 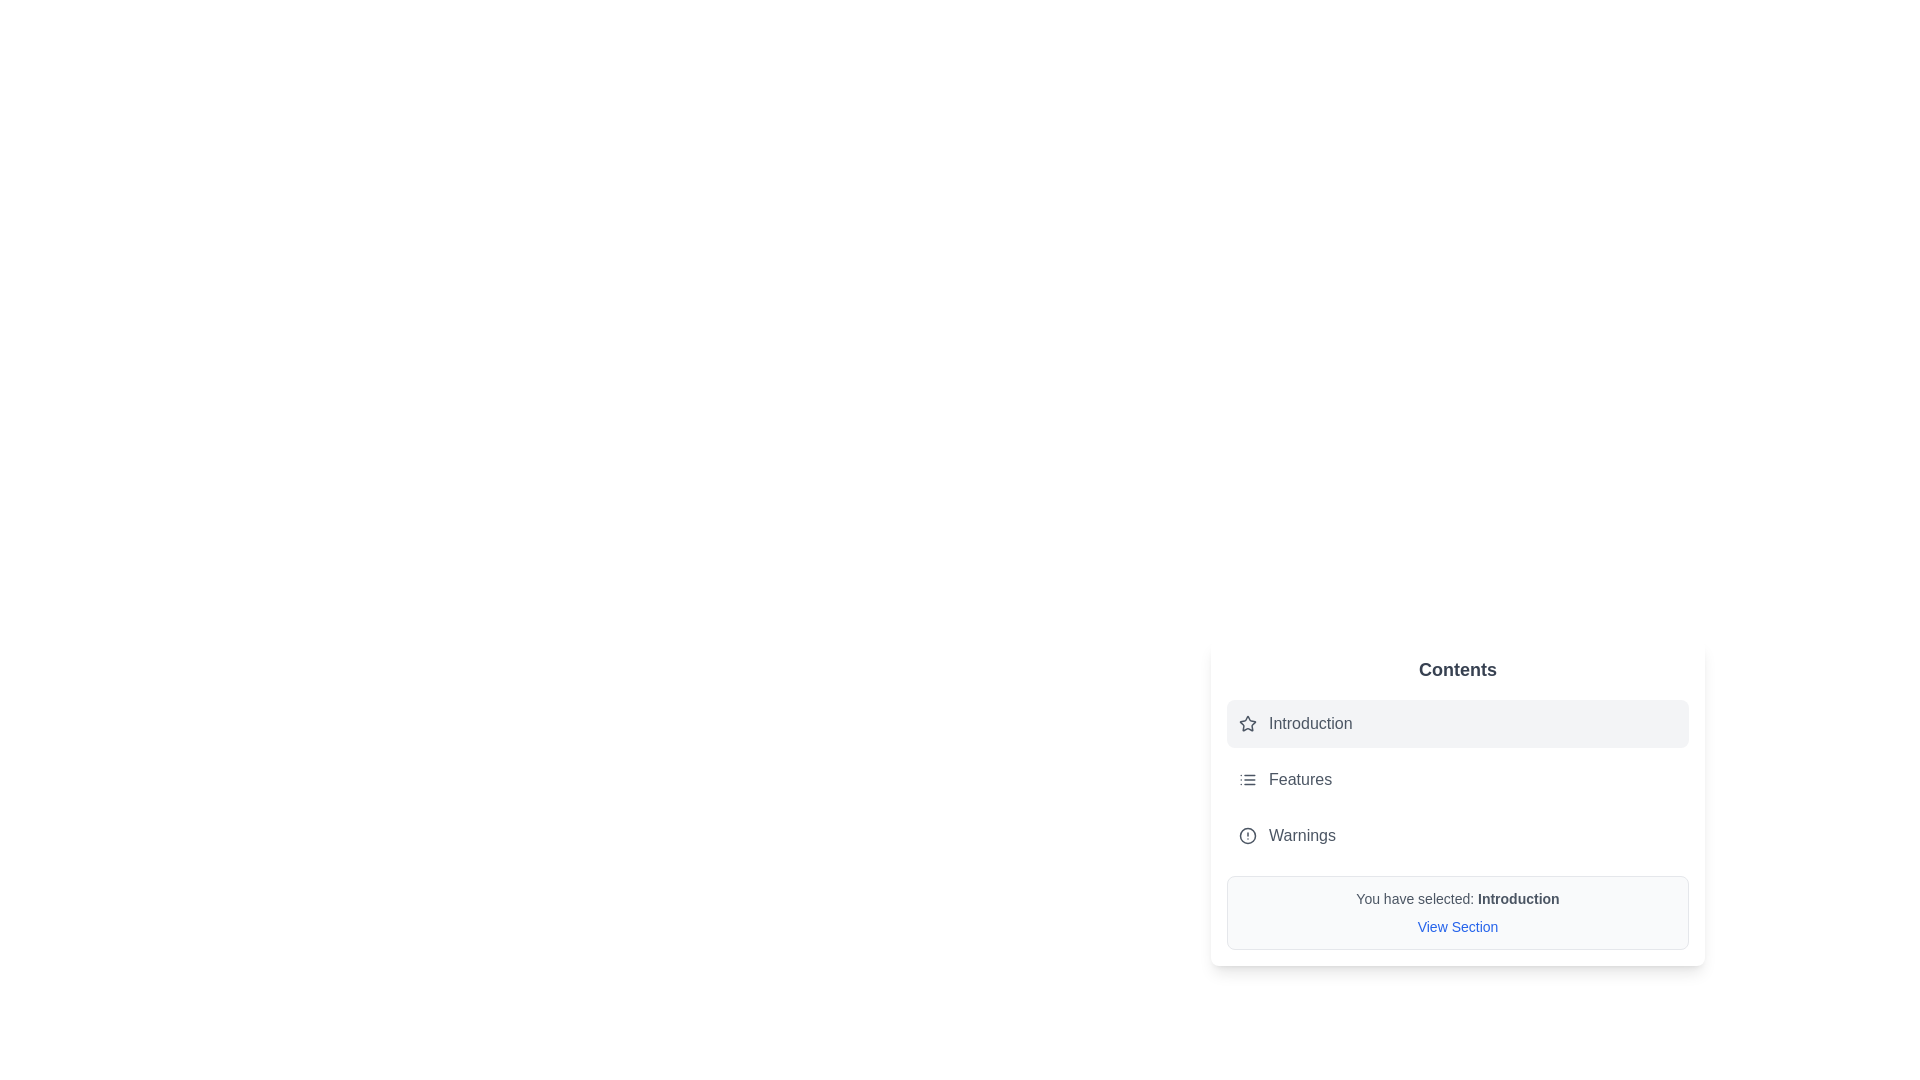 What do you see at coordinates (1458, 897) in the screenshot?
I see `the text label displaying 'You have selected: Introduction', which is emphasized in grey text and located centrally under the headings` at bounding box center [1458, 897].